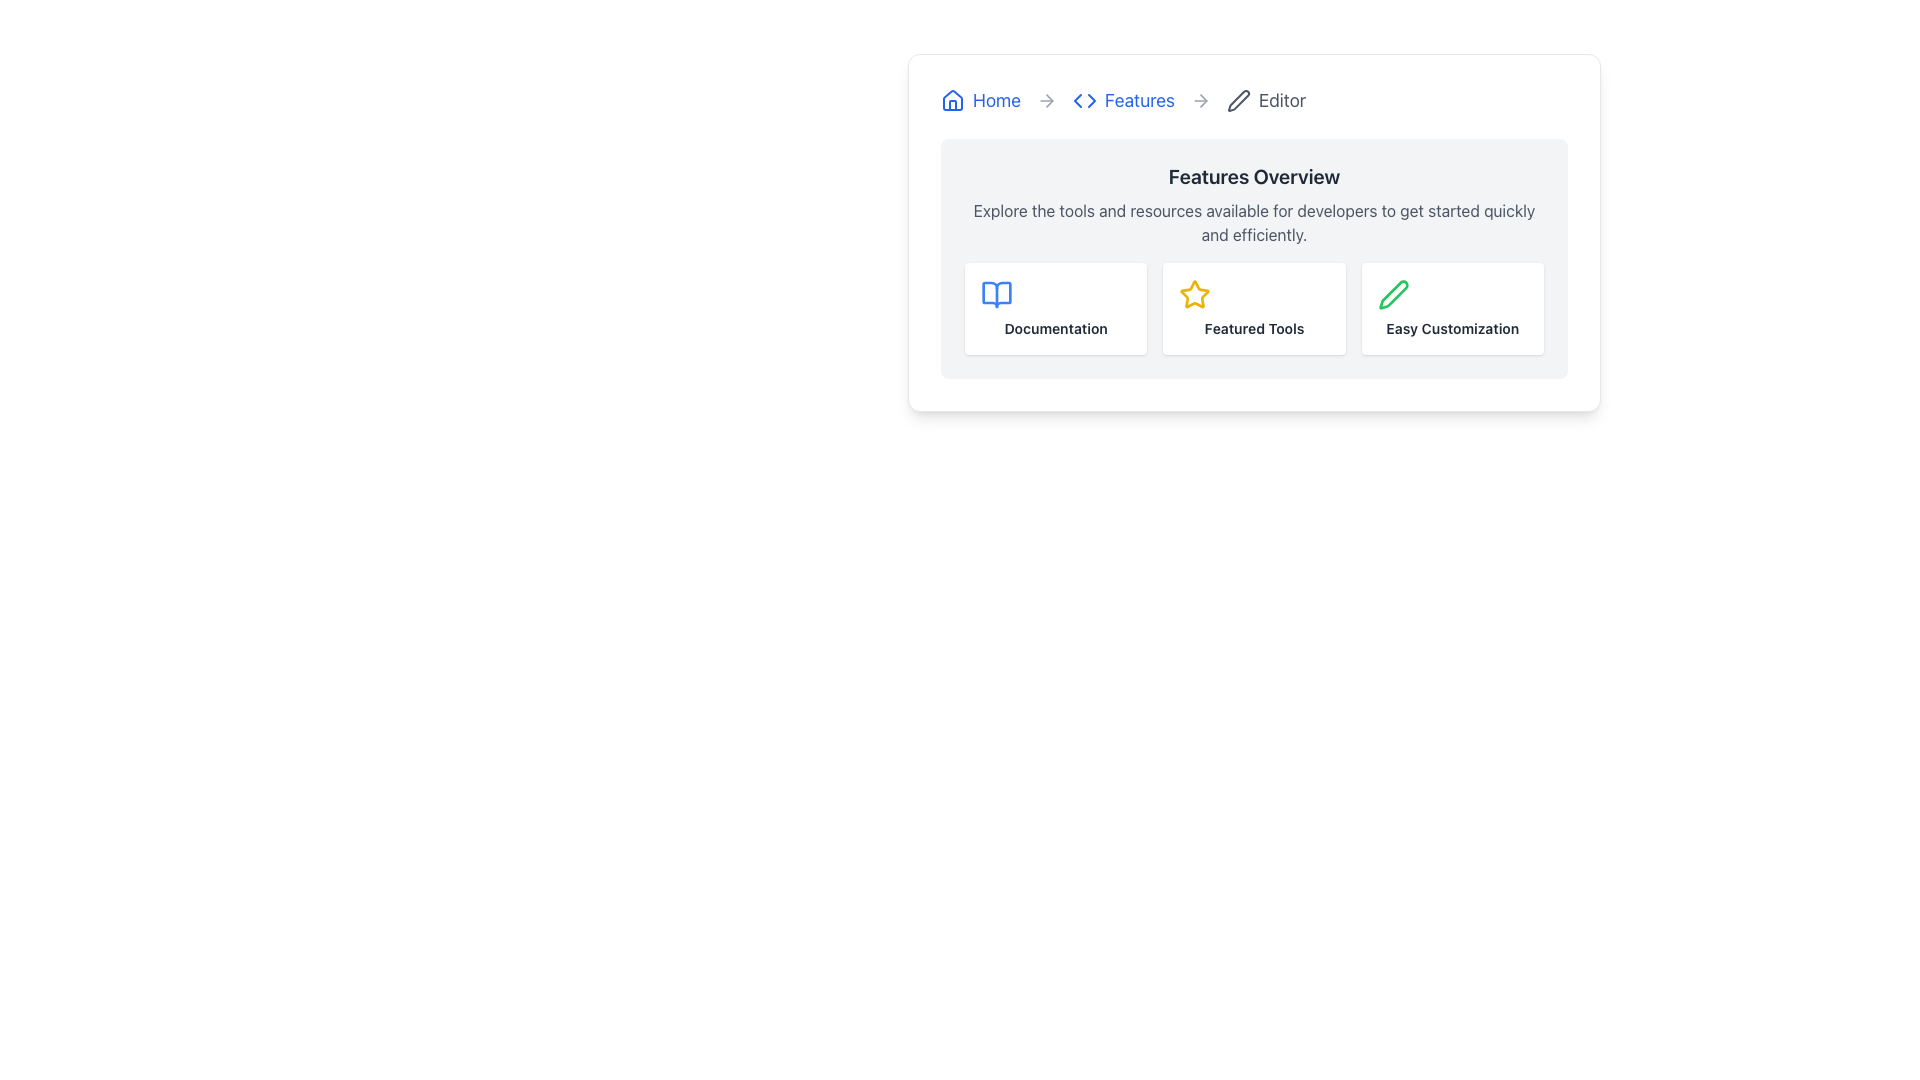  I want to click on the right-pointing arrow icon in the breadcrumb navigation, positioned between 'Features' and 'Editor', so click(1048, 100).